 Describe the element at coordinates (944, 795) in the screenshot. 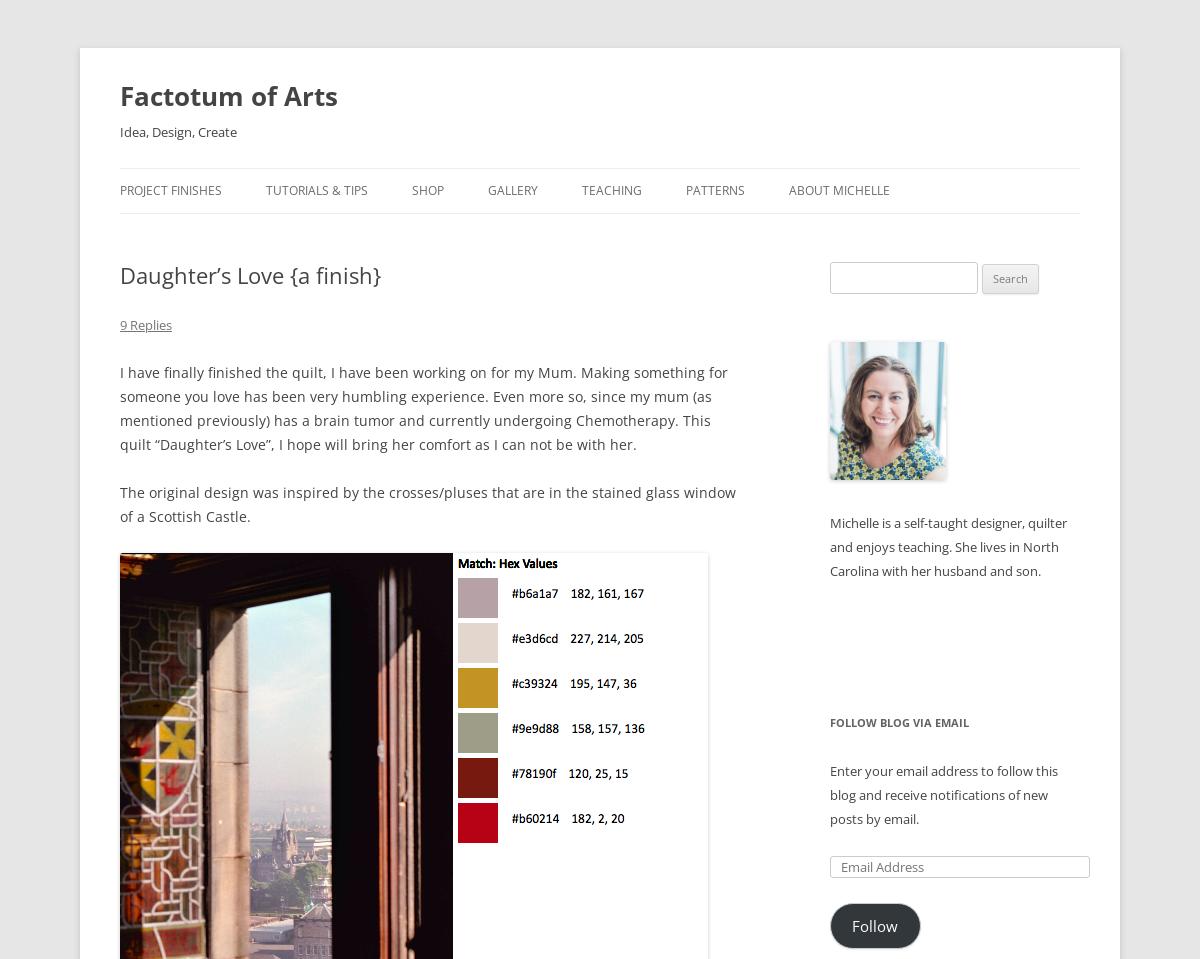

I see `'Enter your email address to follow this blog and receive notifications of new posts by email.'` at that location.